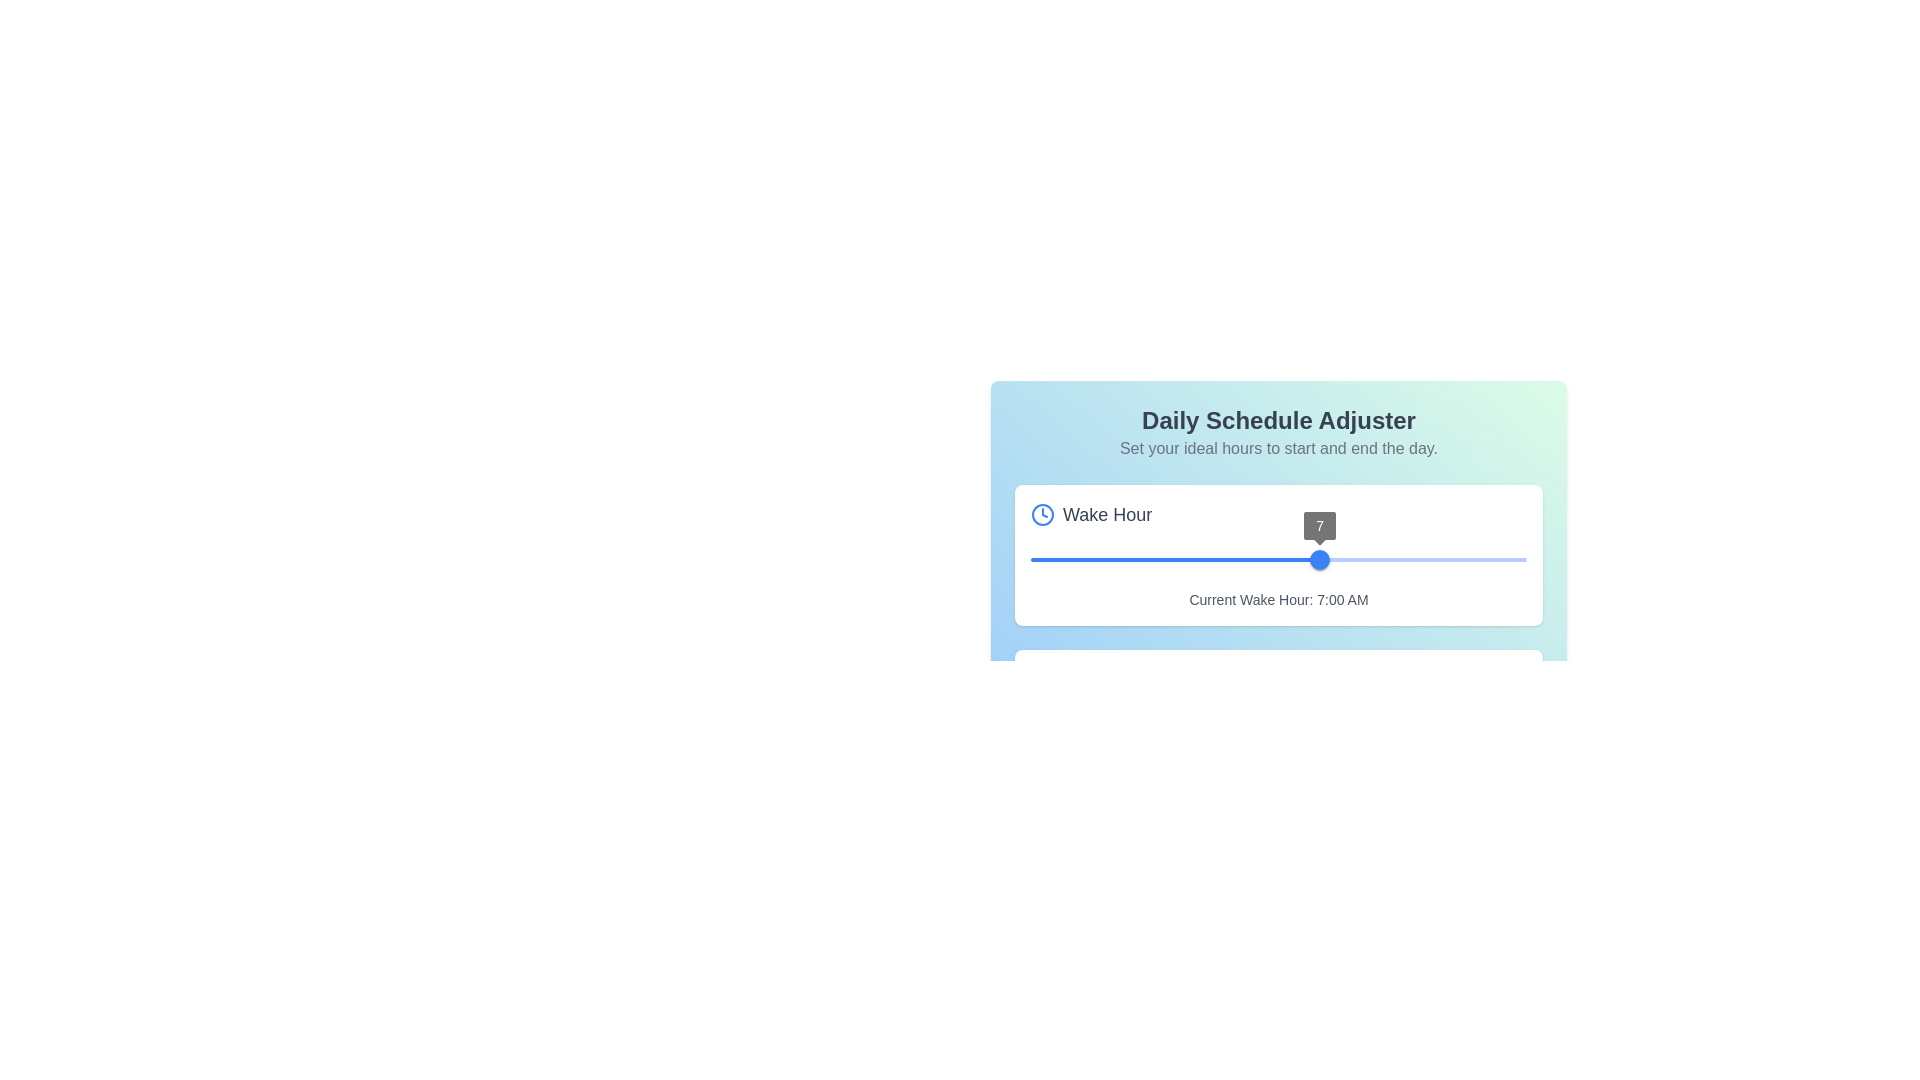 Image resolution: width=1920 pixels, height=1080 pixels. What do you see at coordinates (1277, 419) in the screenshot?
I see `the static text or label that serves as the title or heading for the interface, located at the top center of the interface, above the text 'Set your ideal hours to start and end the day.'` at bounding box center [1277, 419].